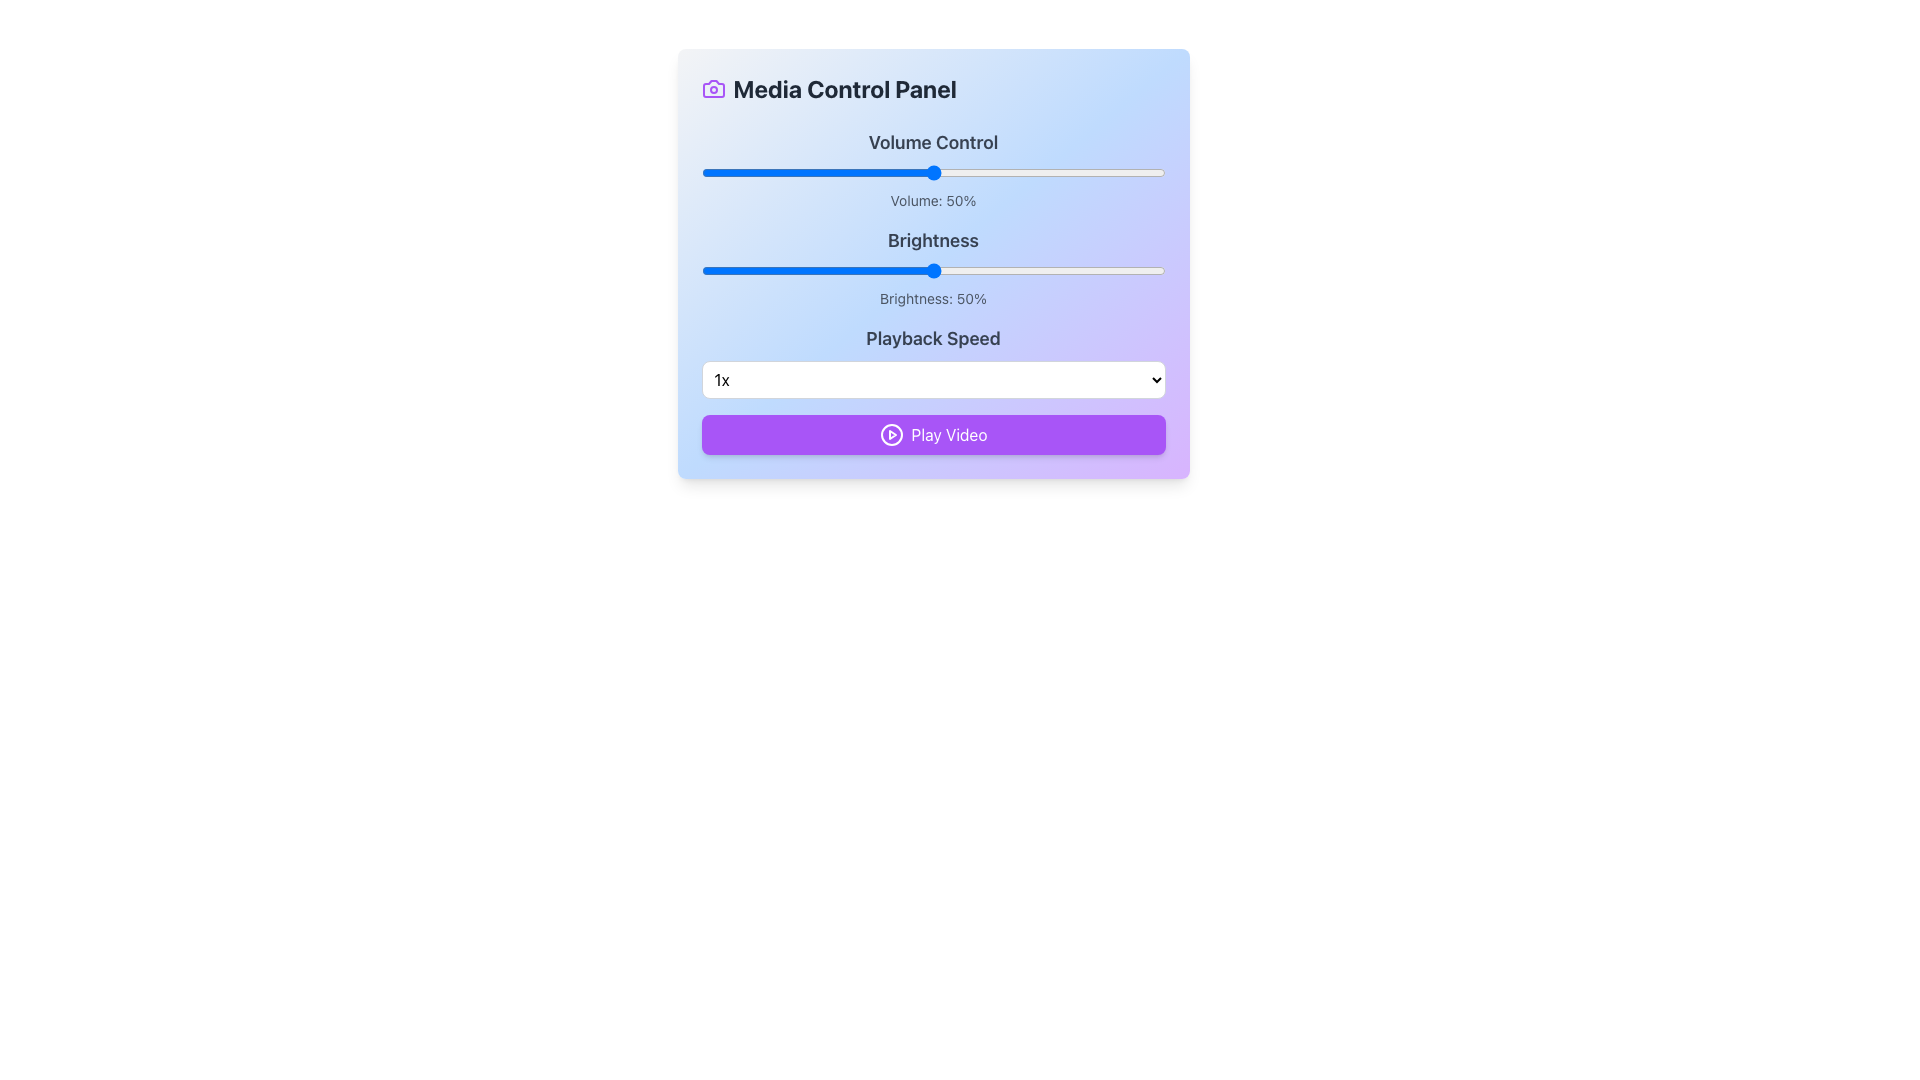 This screenshot has height=1080, width=1920. What do you see at coordinates (1142, 270) in the screenshot?
I see `brightness` at bounding box center [1142, 270].